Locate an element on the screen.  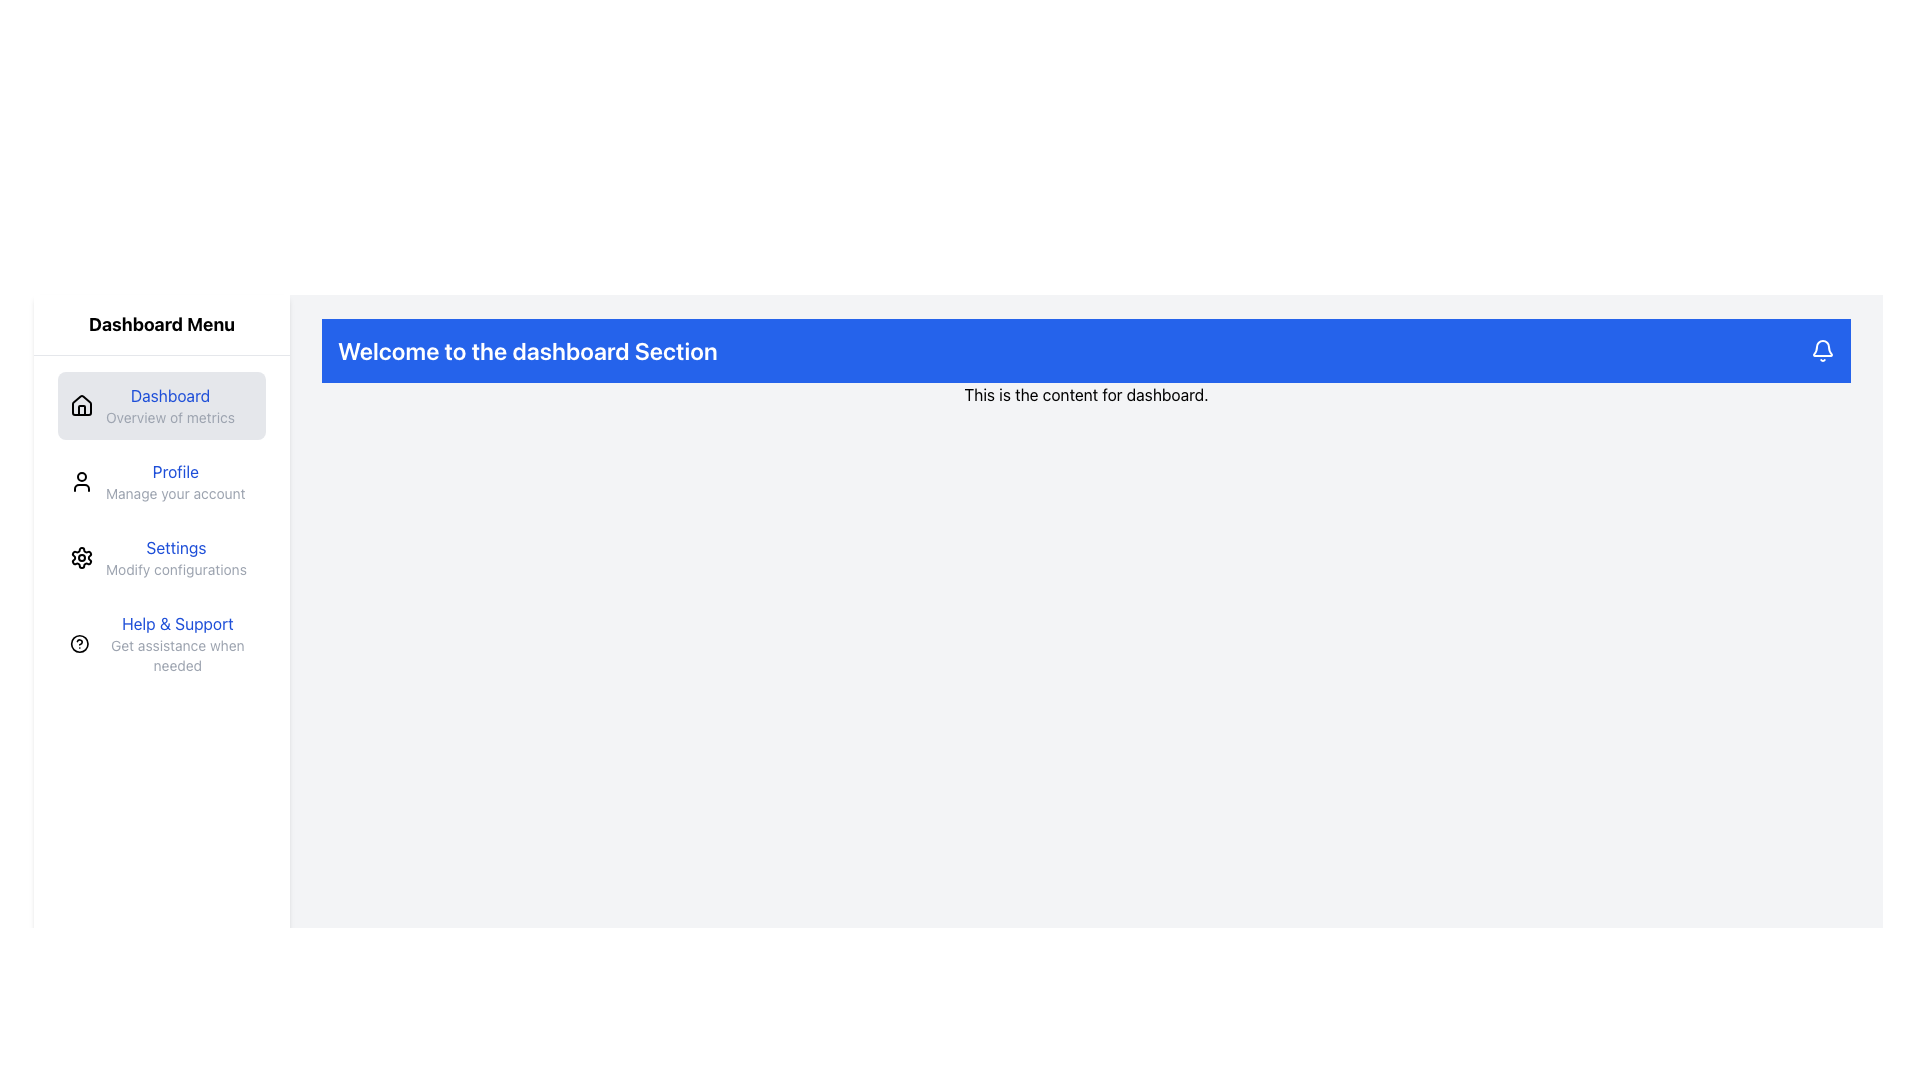
the 'Help & Support' text block in the left navigation menu is located at coordinates (177, 644).